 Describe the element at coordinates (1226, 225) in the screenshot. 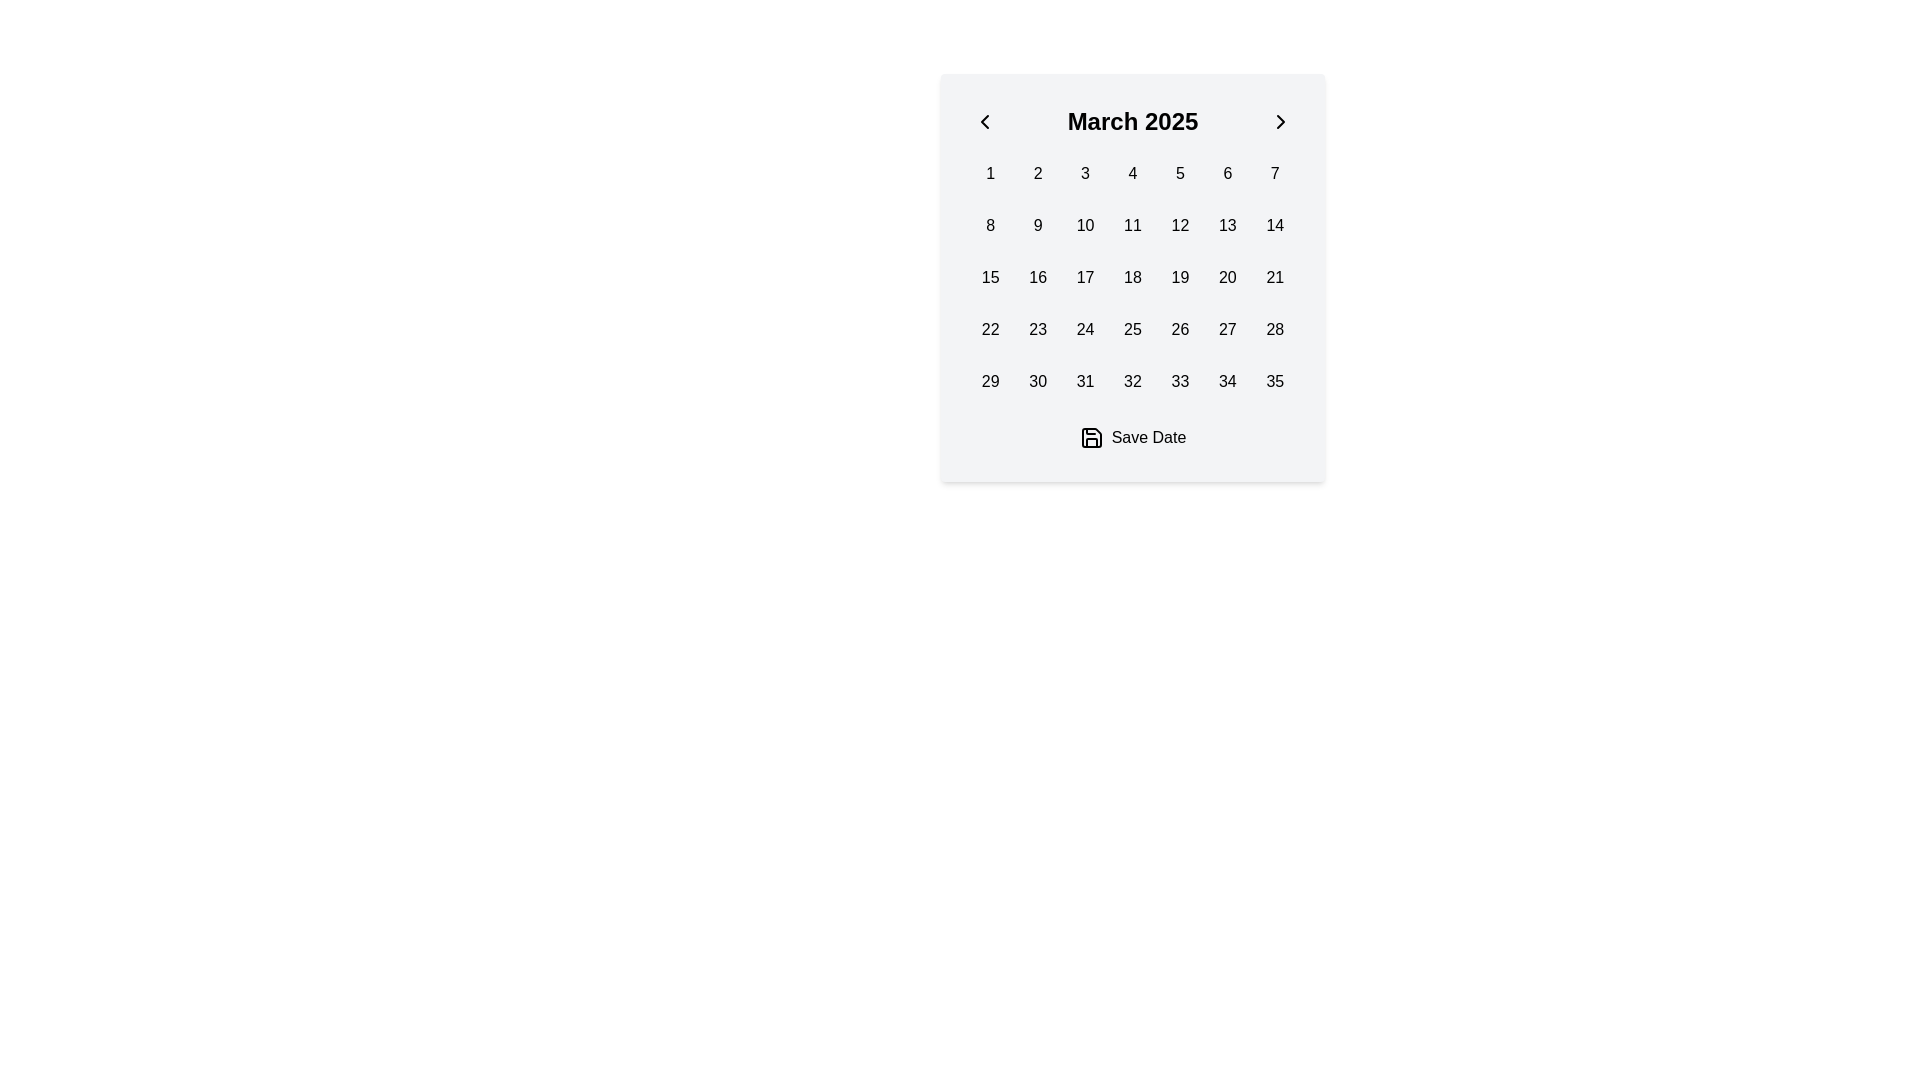

I see `the button representing the specific day in the calendar interface located in the second row and sixth column of the grid` at that location.